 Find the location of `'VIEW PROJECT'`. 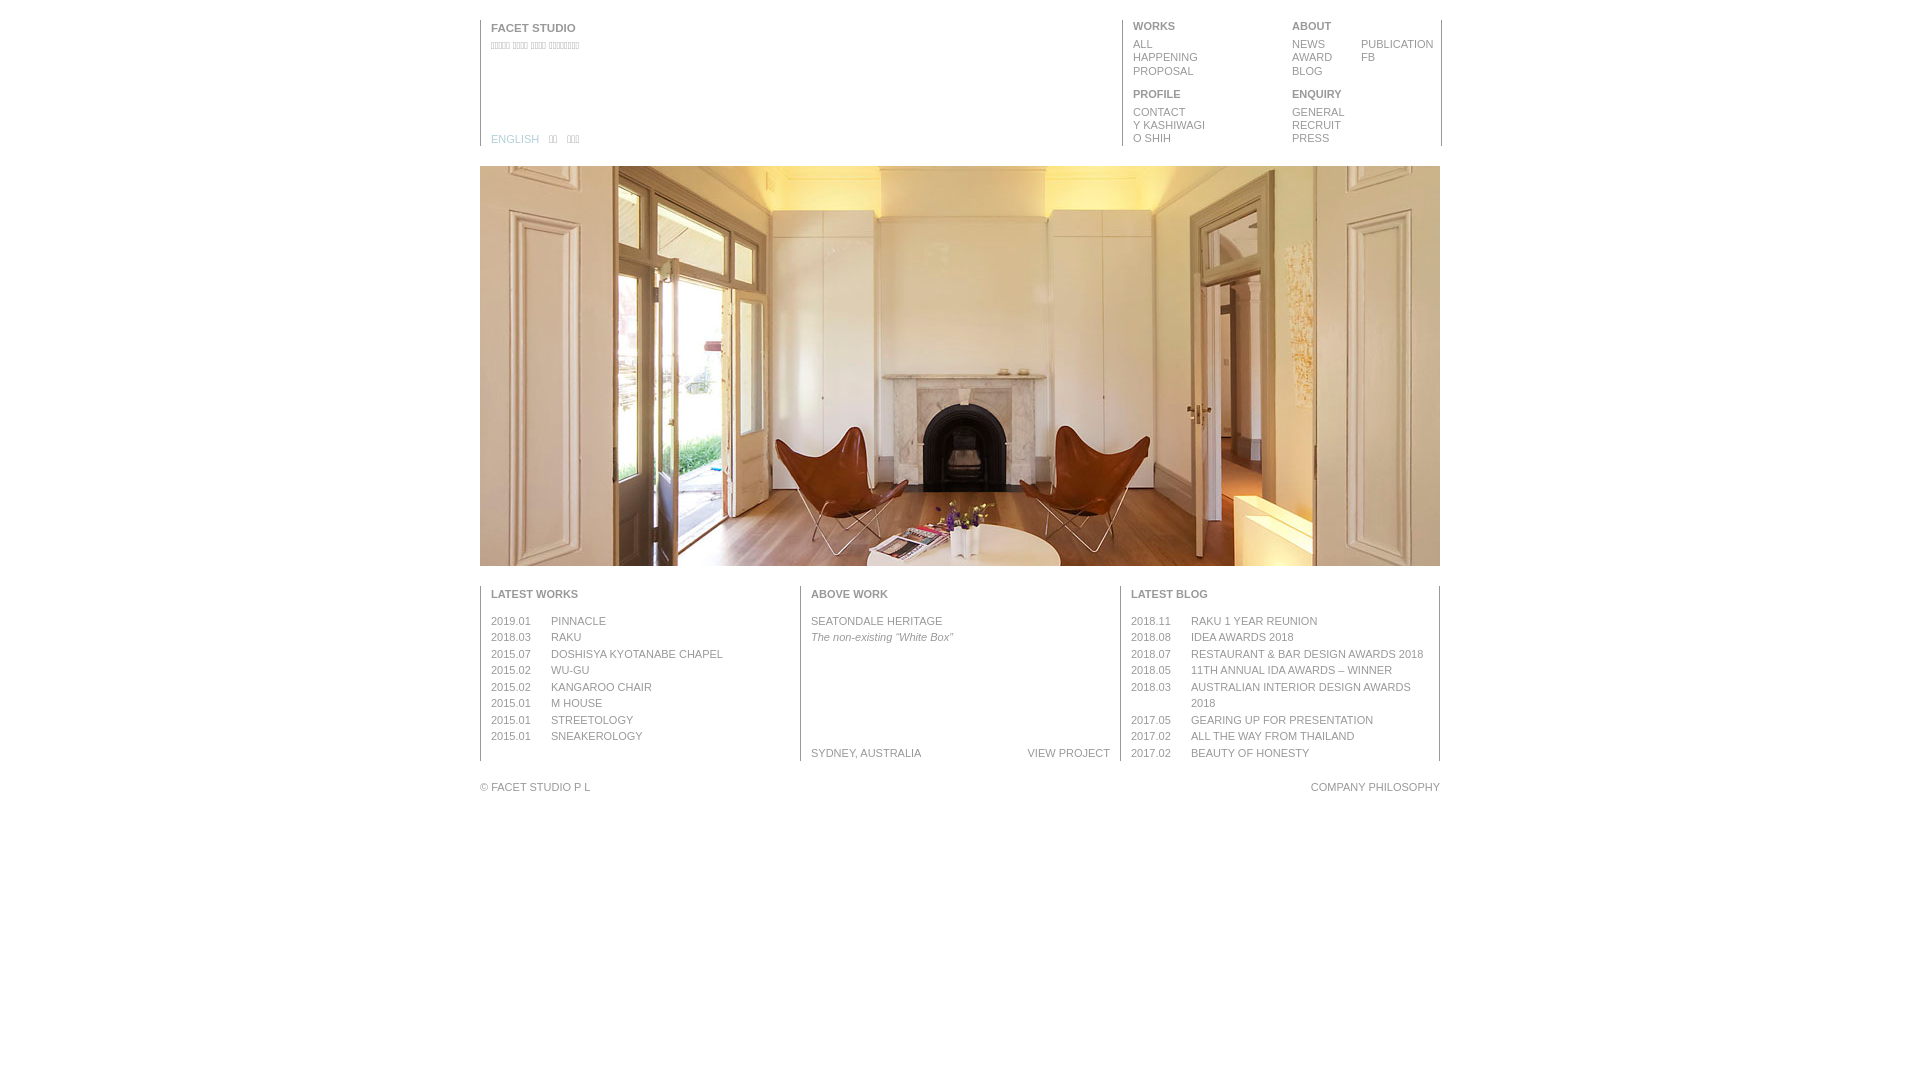

'VIEW PROJECT' is located at coordinates (1027, 752).